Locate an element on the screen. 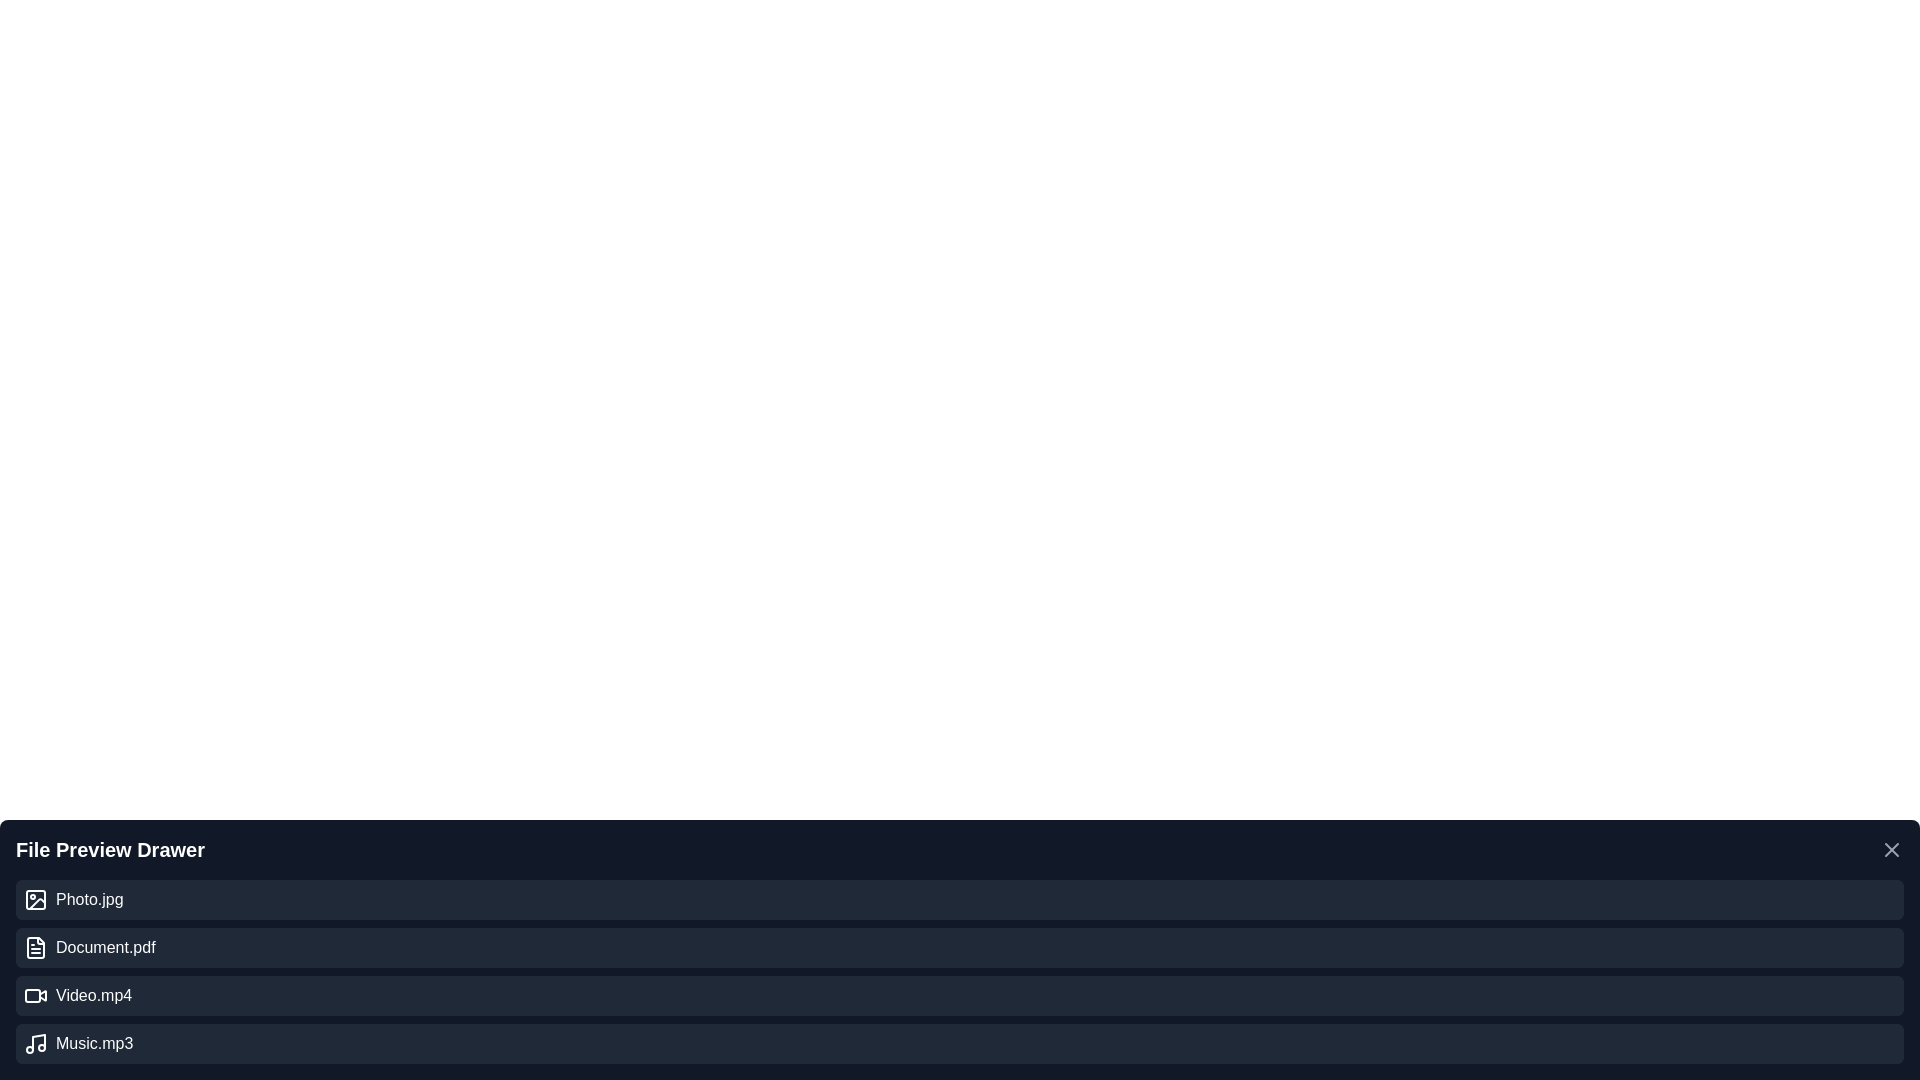 The height and width of the screenshot is (1080, 1920). to select the file named 'Music.mp3' in the list within the 'File Preview Drawer' is located at coordinates (93, 1043).